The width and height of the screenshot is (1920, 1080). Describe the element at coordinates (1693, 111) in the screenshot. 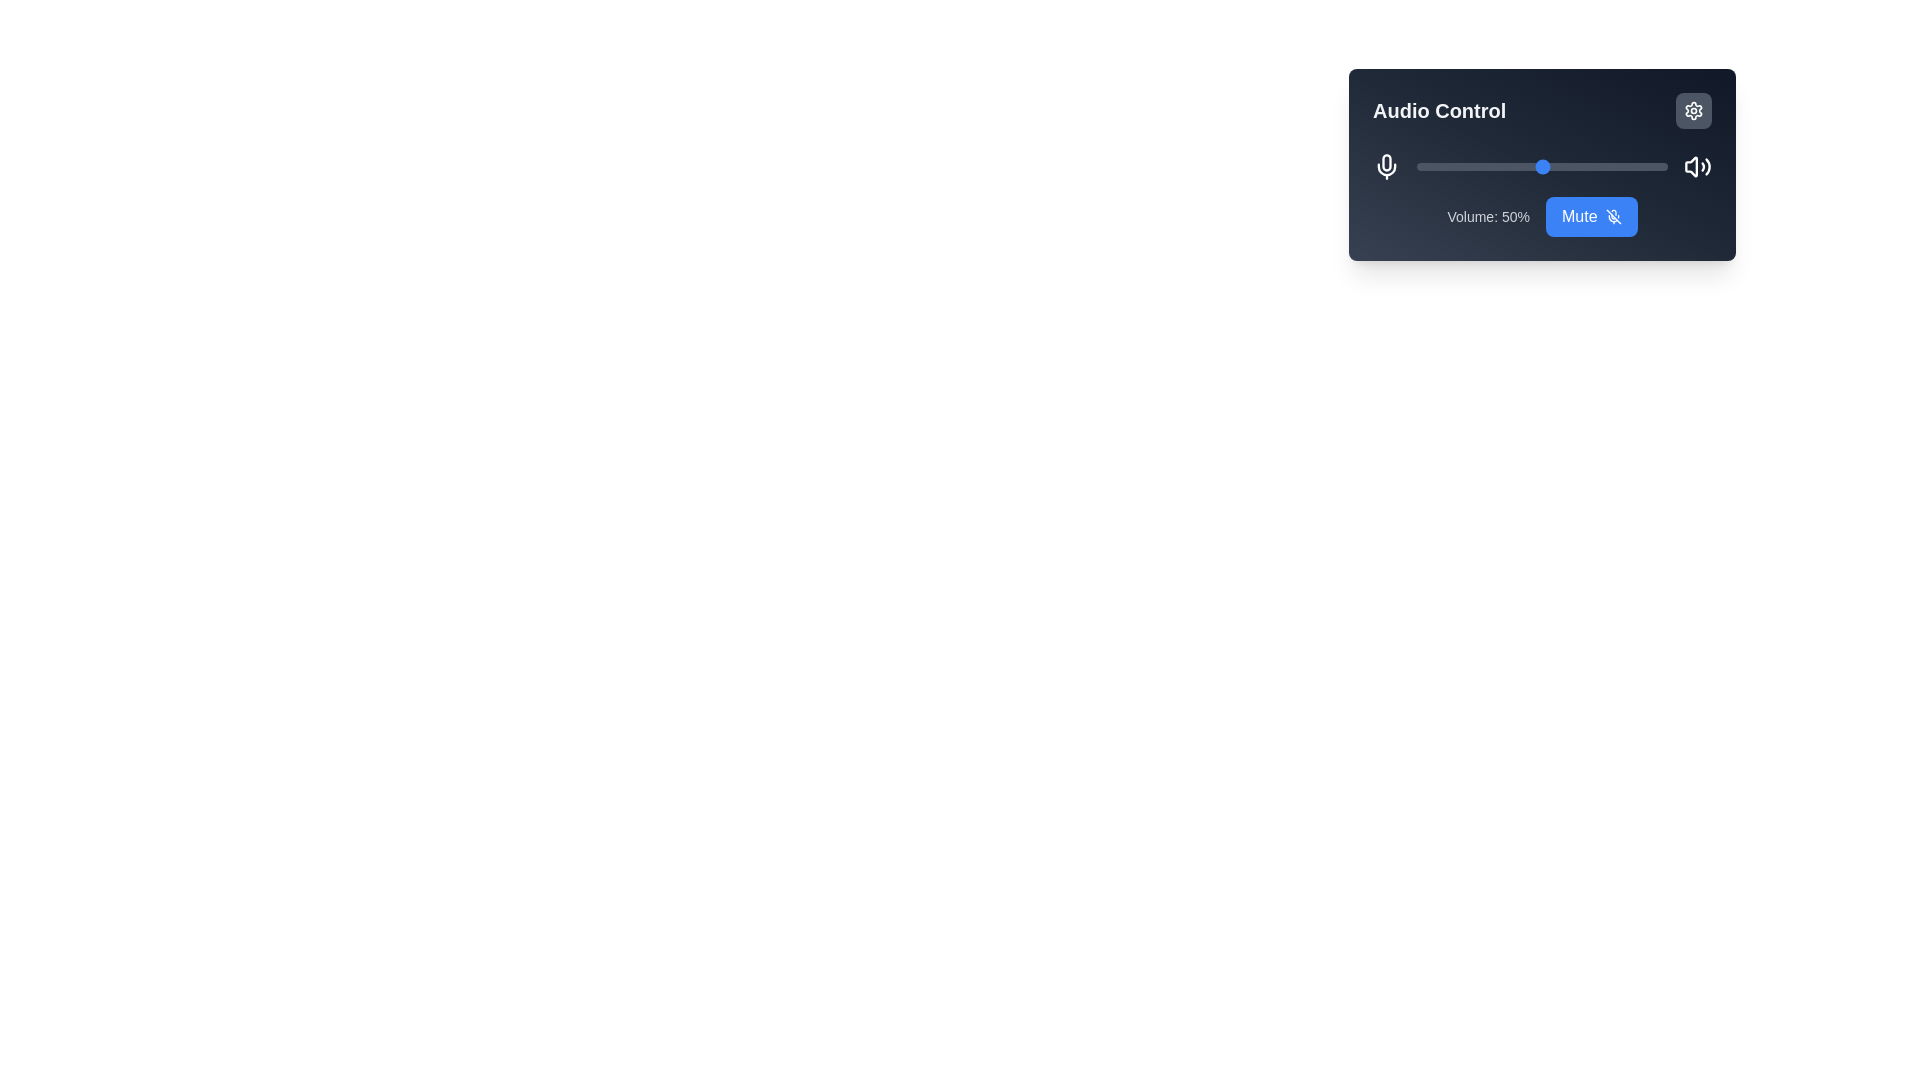

I see `the cog-shaped icon in the top-right corner of the audio control panel` at that location.